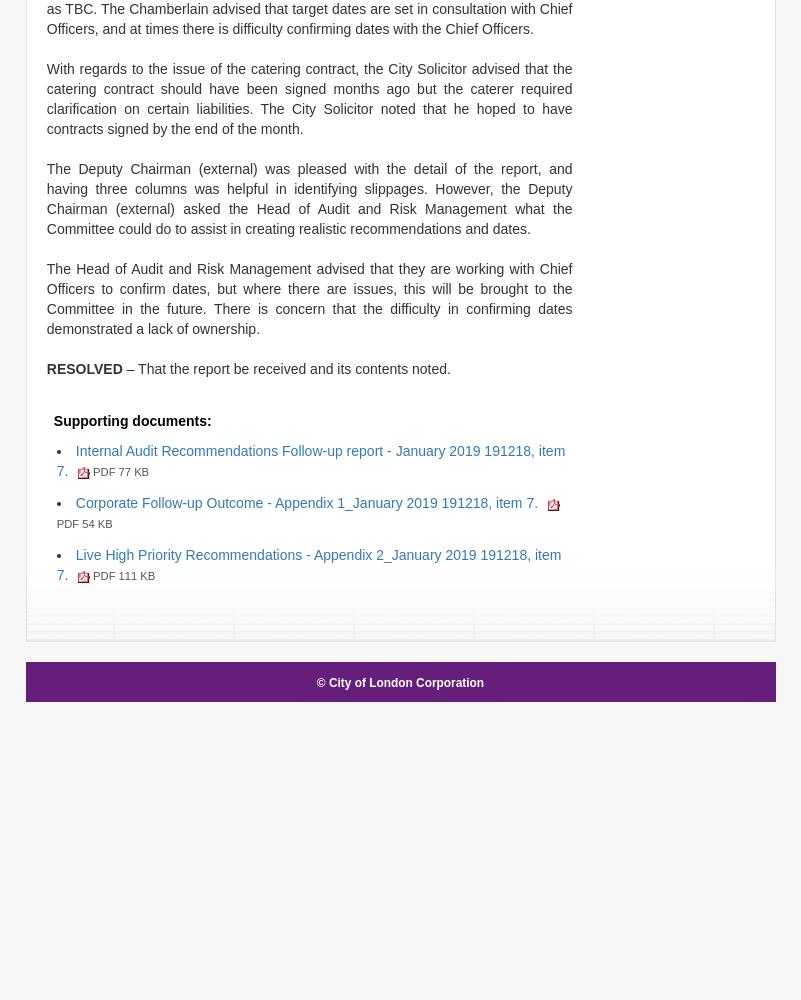  Describe the element at coordinates (310, 459) in the screenshot. I see `'Internal Audit Recommendations Follow-up report - January 2019 191218, item 7.'` at that location.